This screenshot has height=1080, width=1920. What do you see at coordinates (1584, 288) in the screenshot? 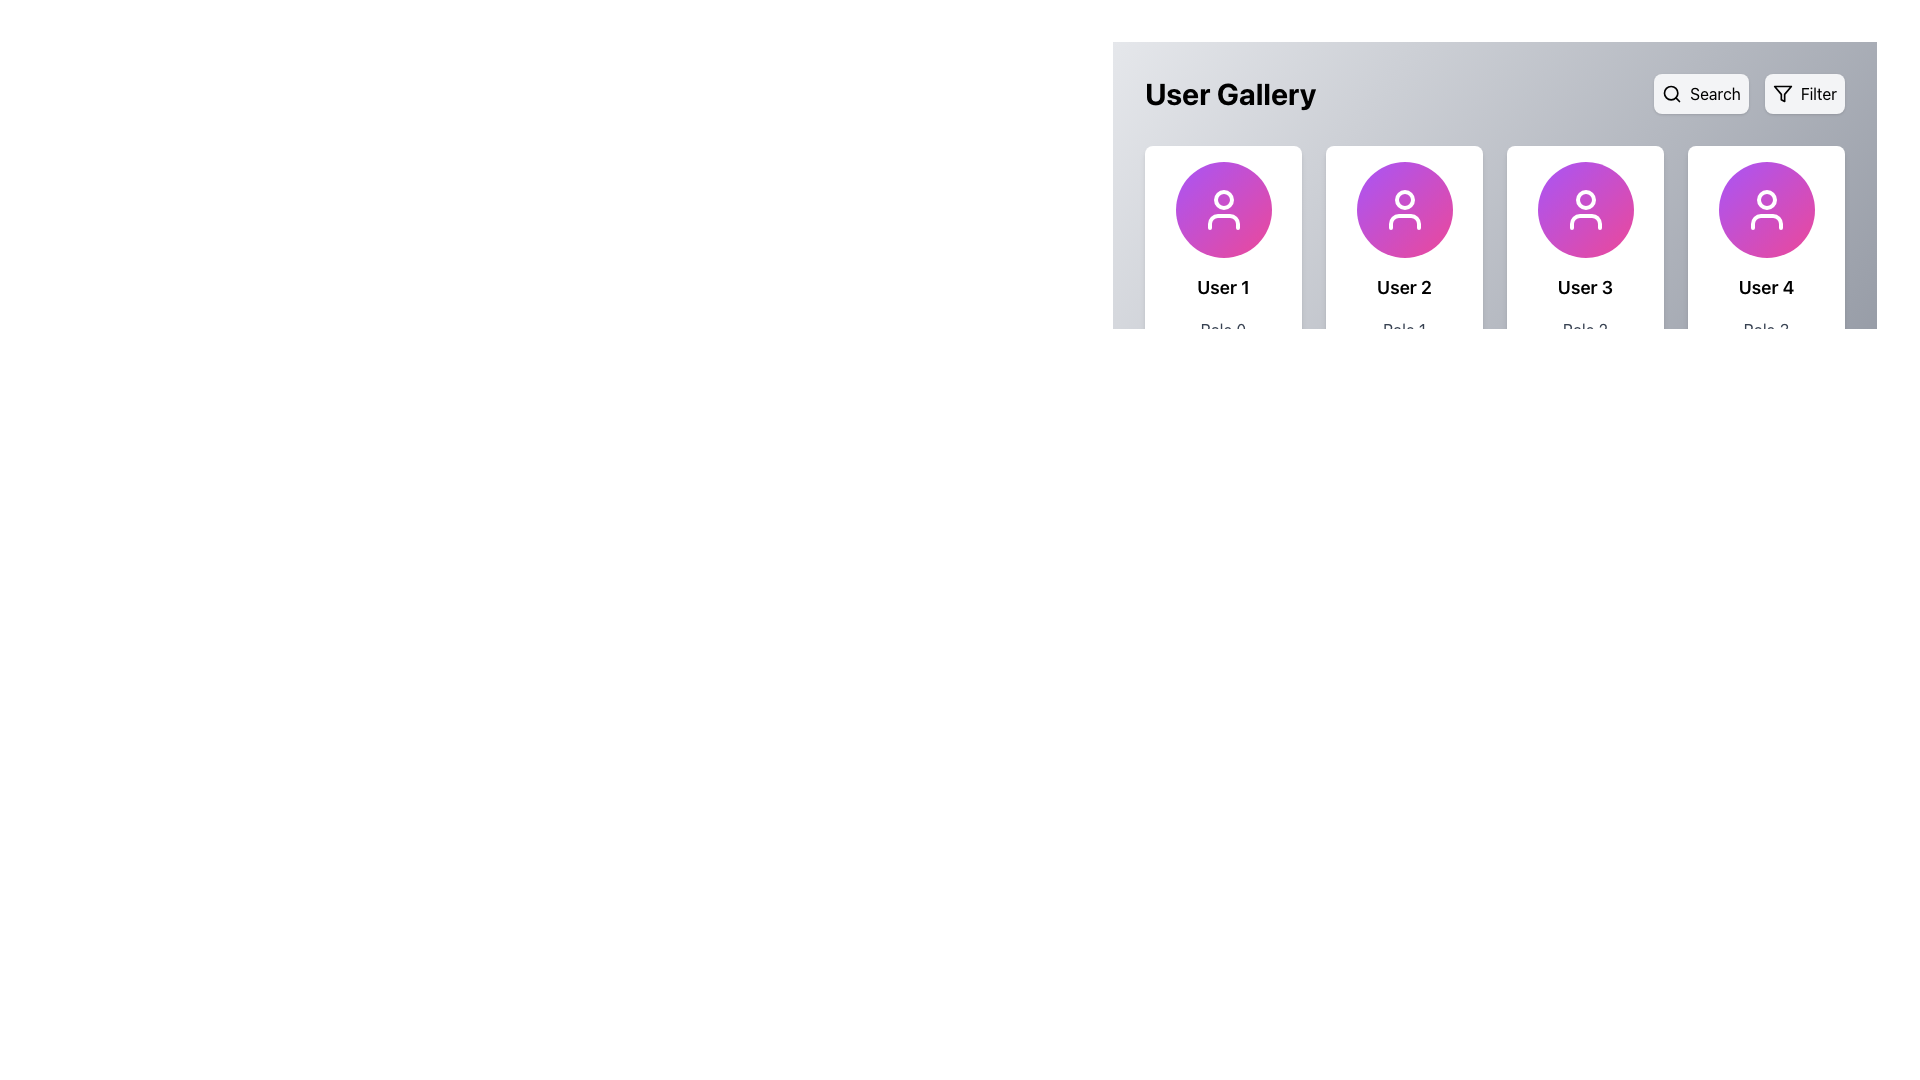
I see `displayed text 'User 3' from the text label located below the circular profile placeholder icon in the third user card` at bounding box center [1584, 288].